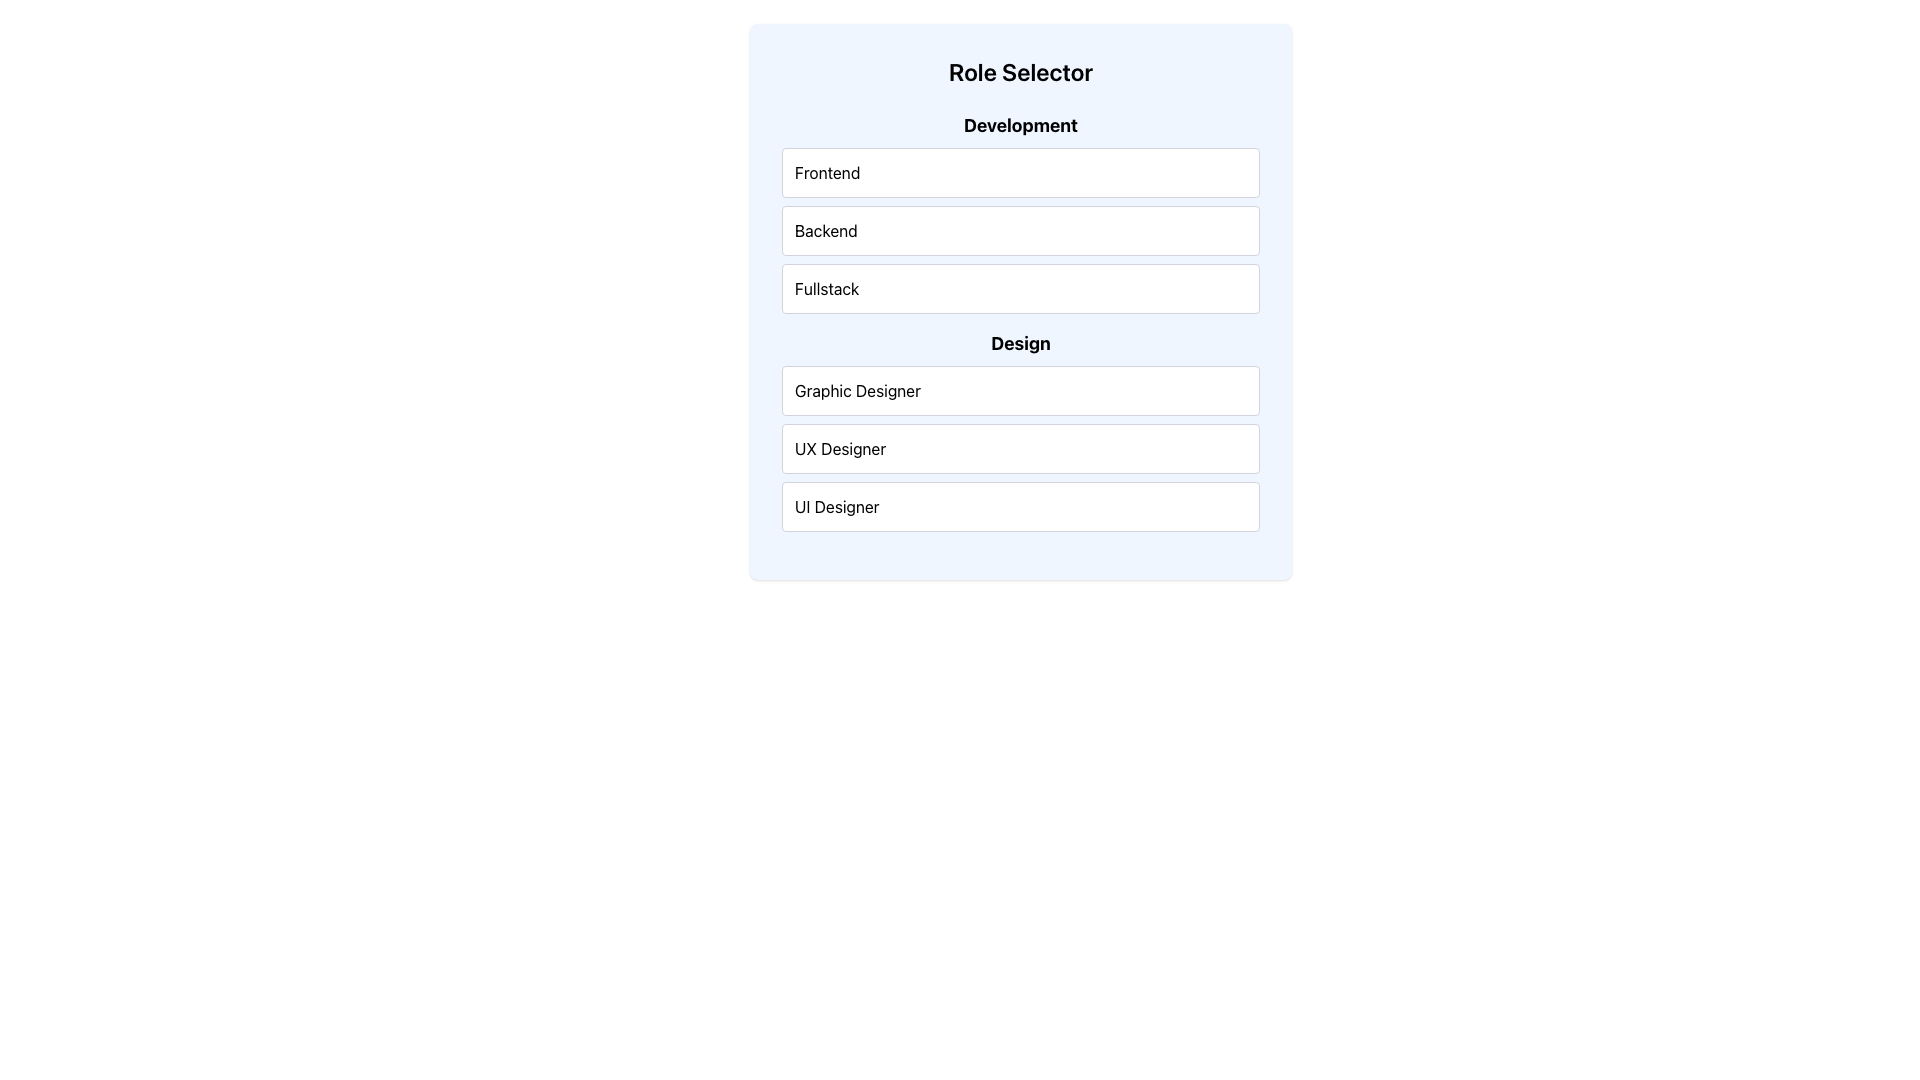 The width and height of the screenshot is (1920, 1080). What do you see at coordinates (1021, 430) in the screenshot?
I see `the second button in the 'Design' section that represents the 'UX Designer' role, located between the 'Graphic Designer' and 'UI Designer' buttons` at bounding box center [1021, 430].